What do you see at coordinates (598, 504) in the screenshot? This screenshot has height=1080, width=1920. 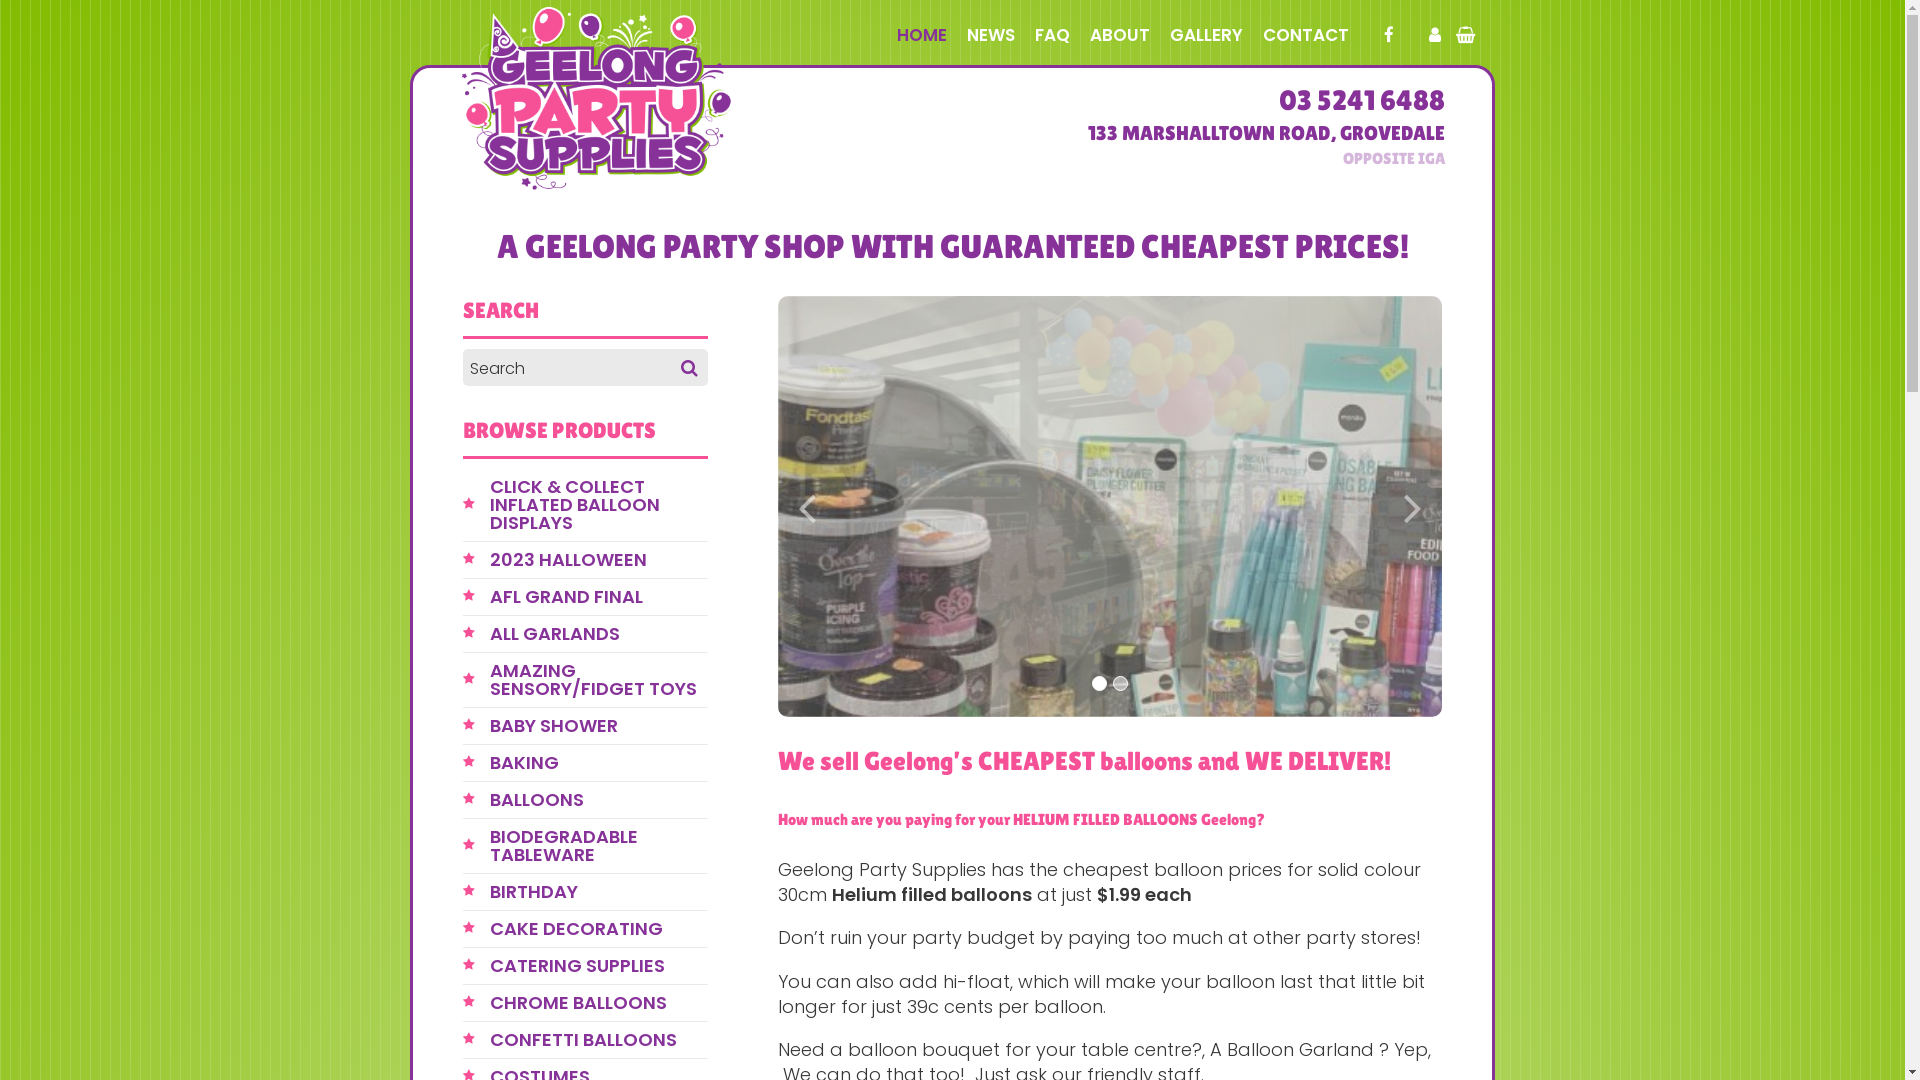 I see `'CLICK & COLLECT INFLATED BALLOON DISPLAYS'` at bounding box center [598, 504].